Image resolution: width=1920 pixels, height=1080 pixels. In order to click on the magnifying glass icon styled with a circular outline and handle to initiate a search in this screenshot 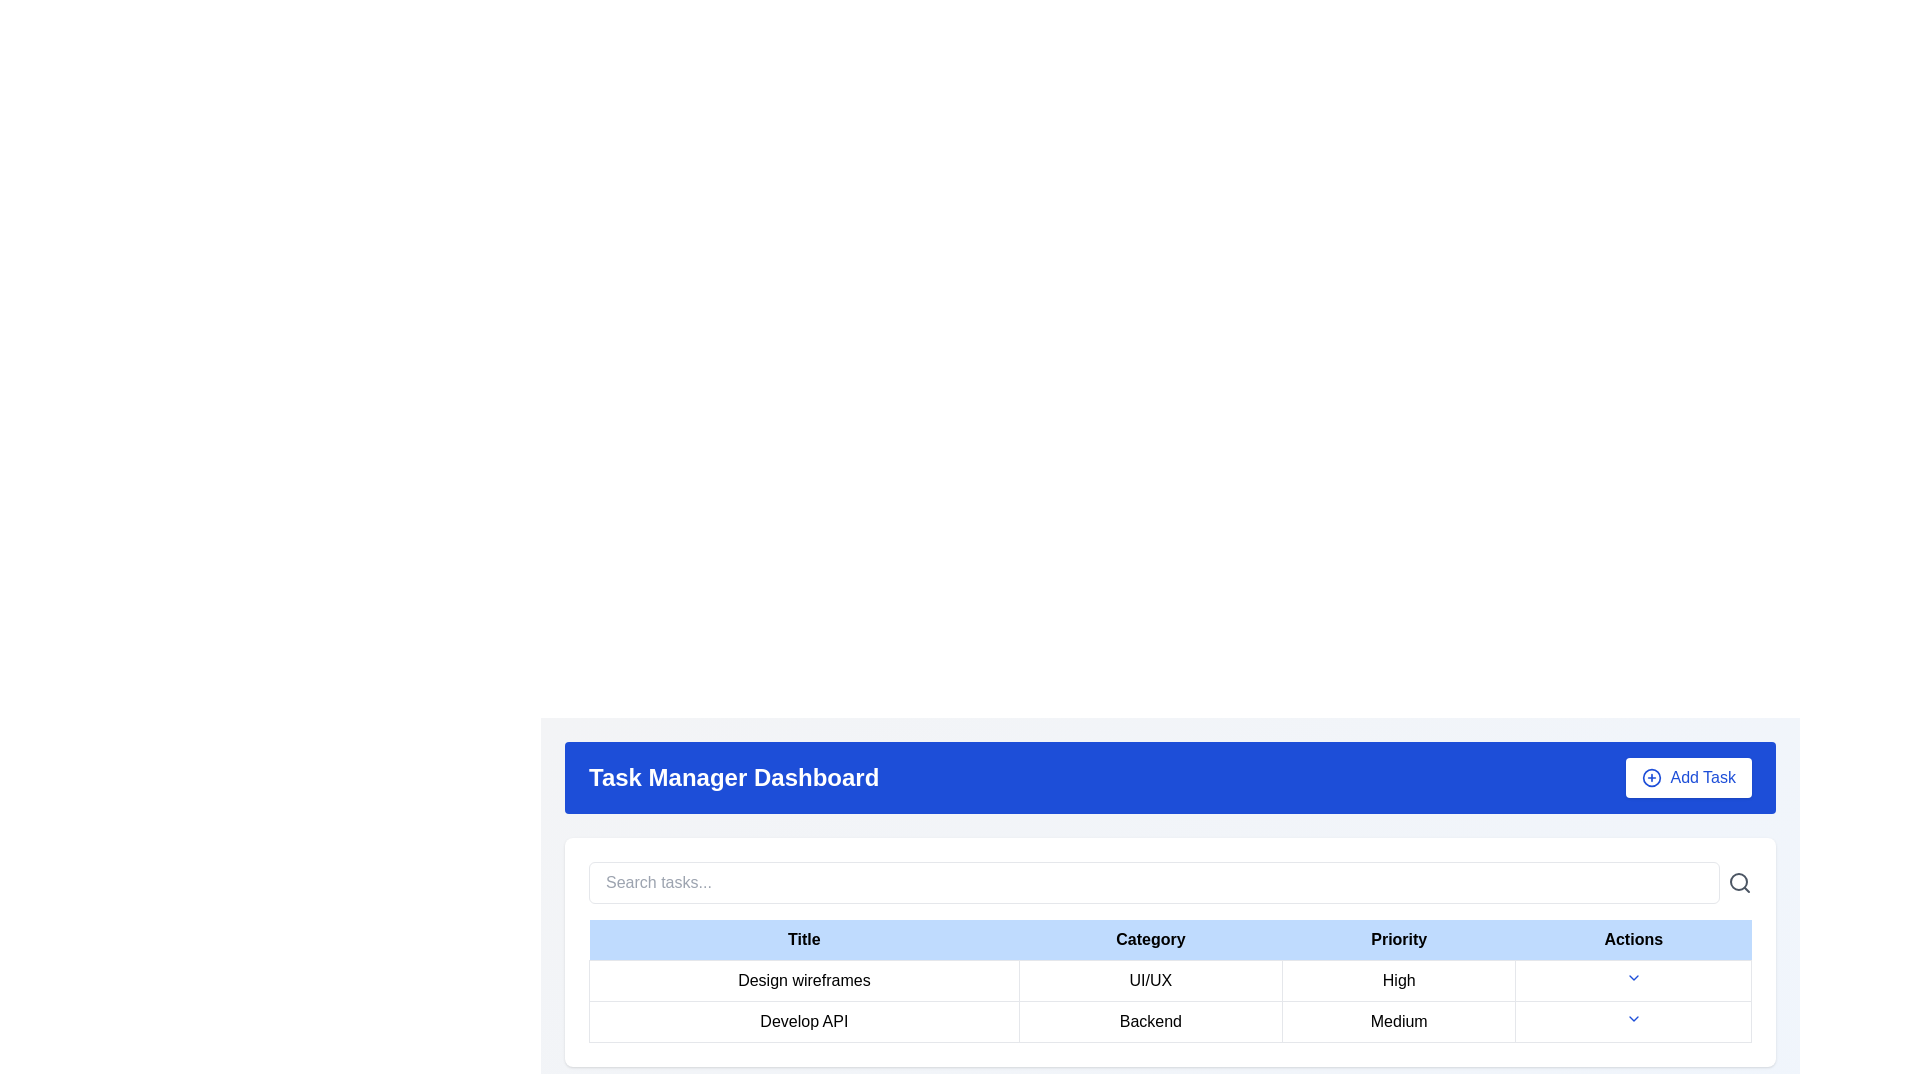, I will do `click(1738, 882)`.